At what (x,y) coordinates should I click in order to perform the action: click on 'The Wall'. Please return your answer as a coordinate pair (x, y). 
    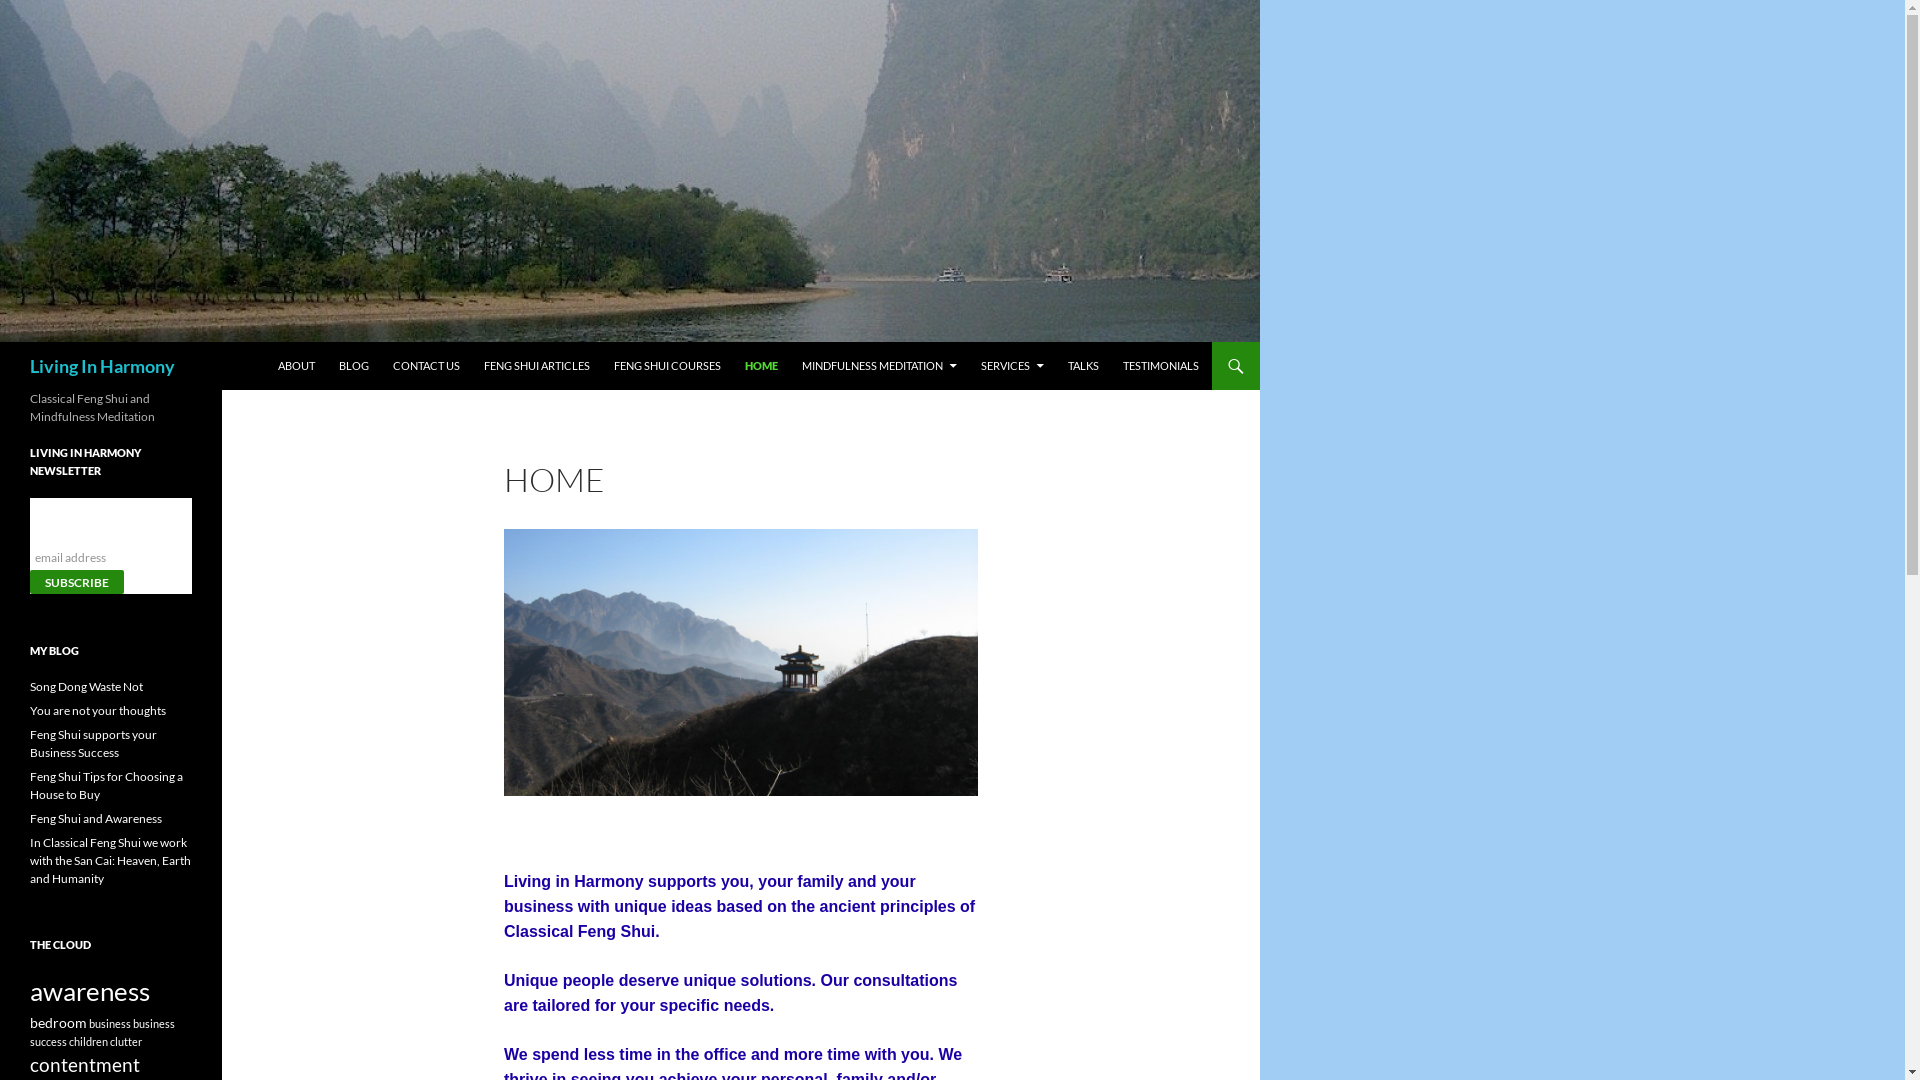
    Looking at the image, I should click on (739, 662).